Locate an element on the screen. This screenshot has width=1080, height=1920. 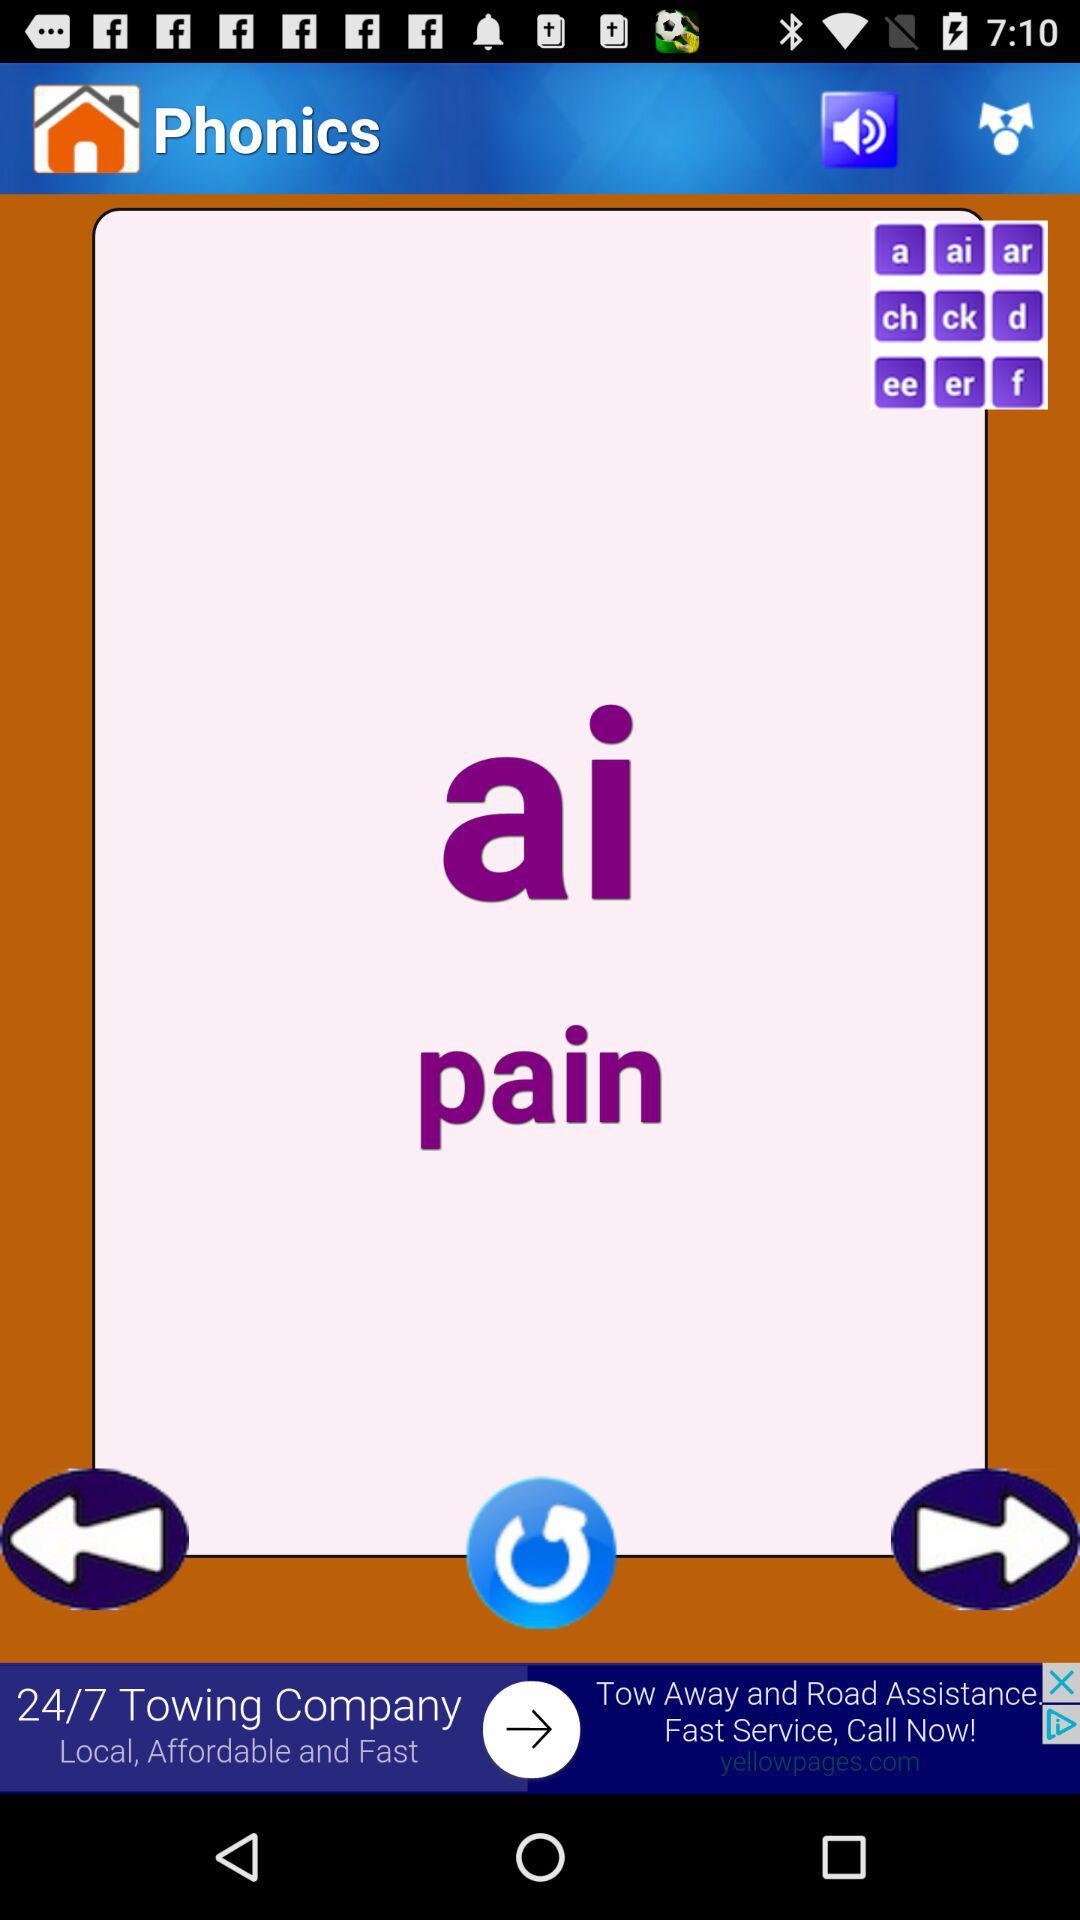
previous is located at coordinates (94, 1538).